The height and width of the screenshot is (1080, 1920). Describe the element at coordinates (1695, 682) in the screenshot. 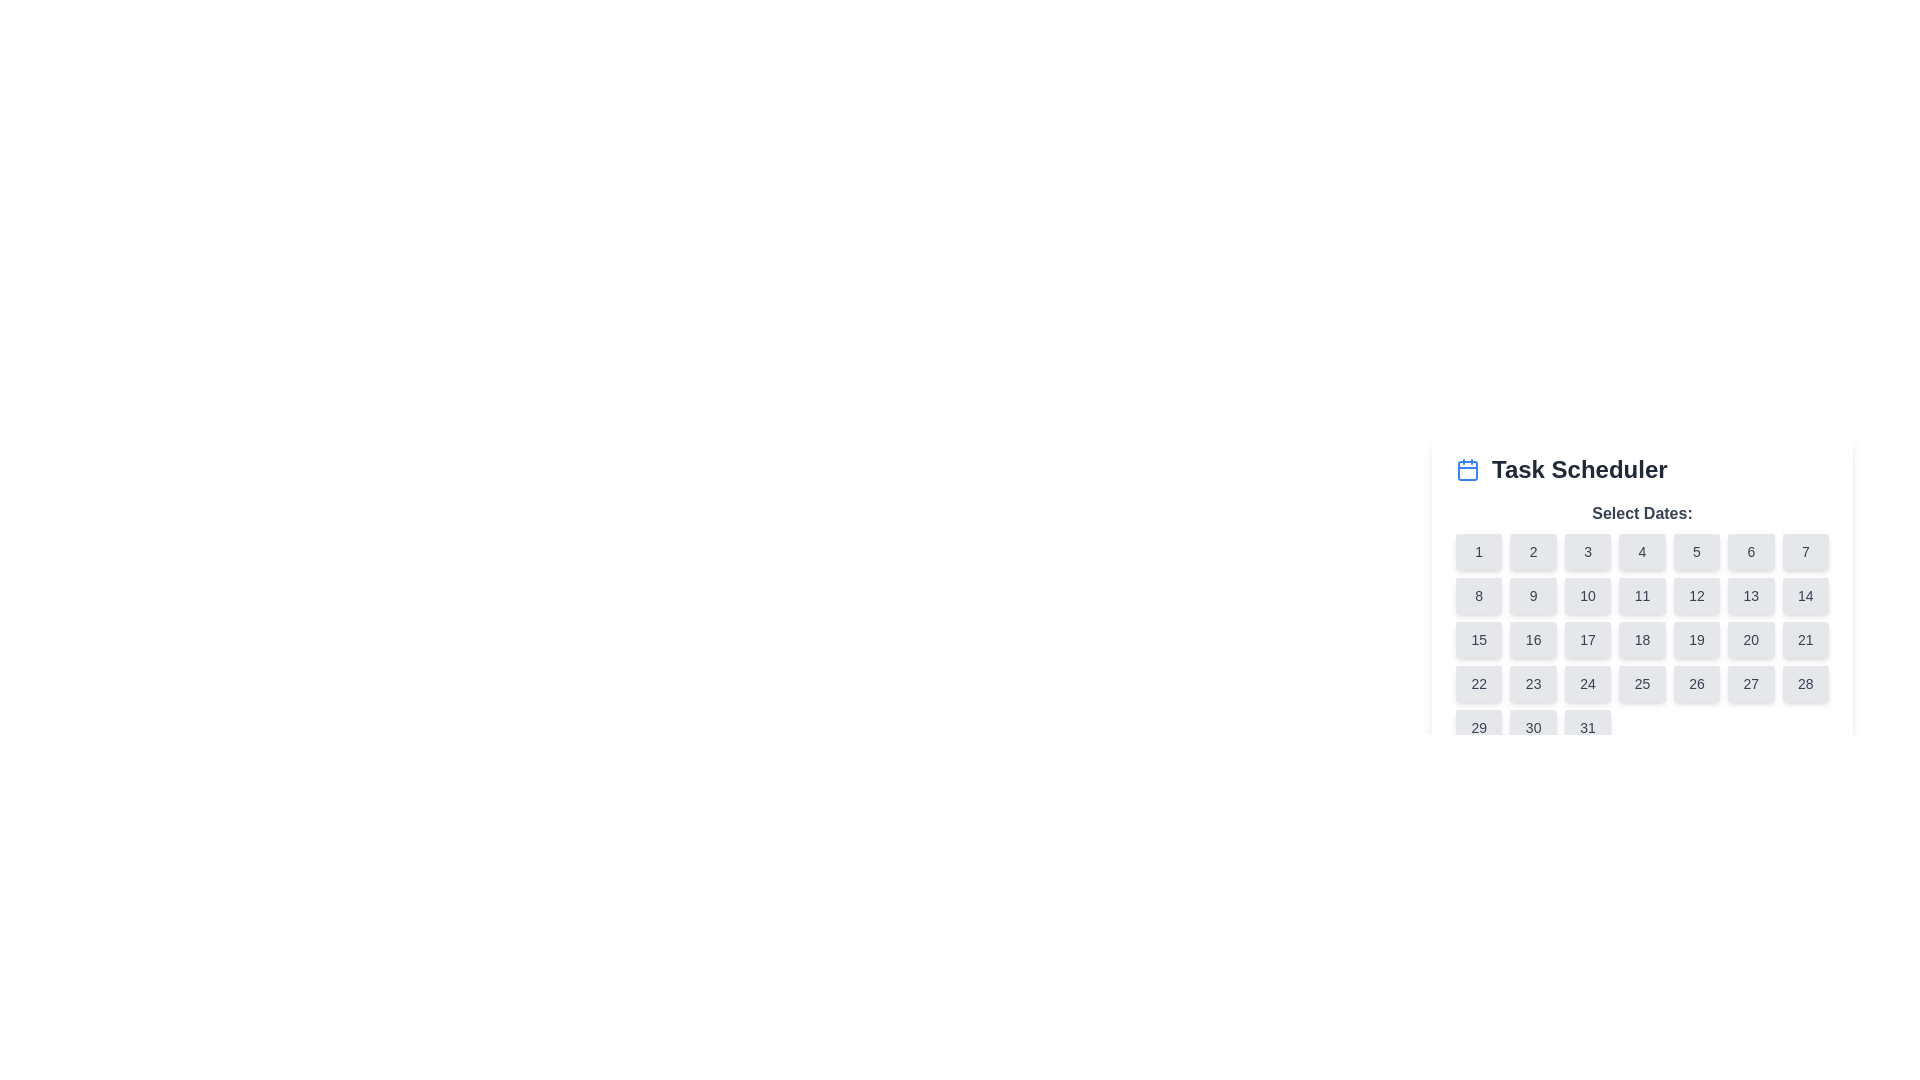

I see `the small rectangular button with rounded corners displaying the number '26'` at that location.